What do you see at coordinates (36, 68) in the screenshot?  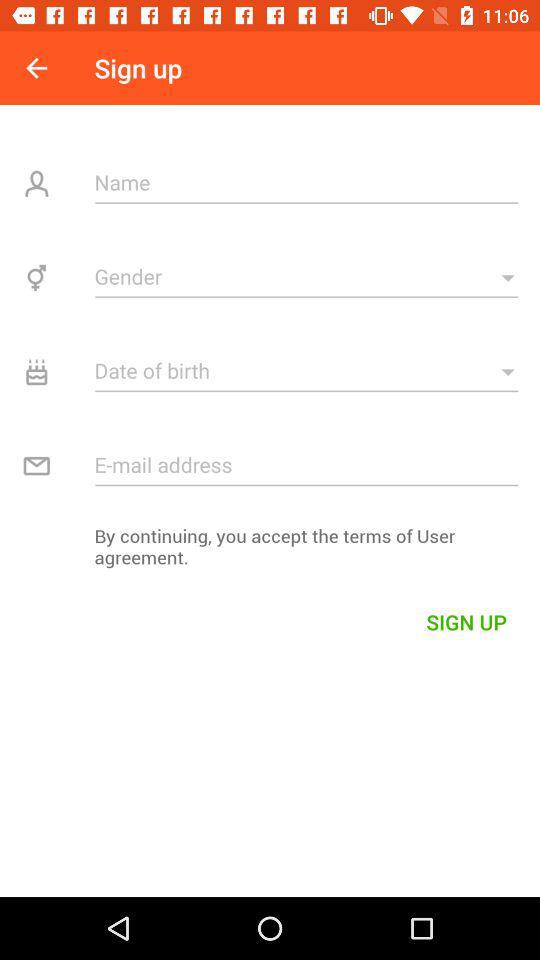 I see `icon next to the sign up item` at bounding box center [36, 68].